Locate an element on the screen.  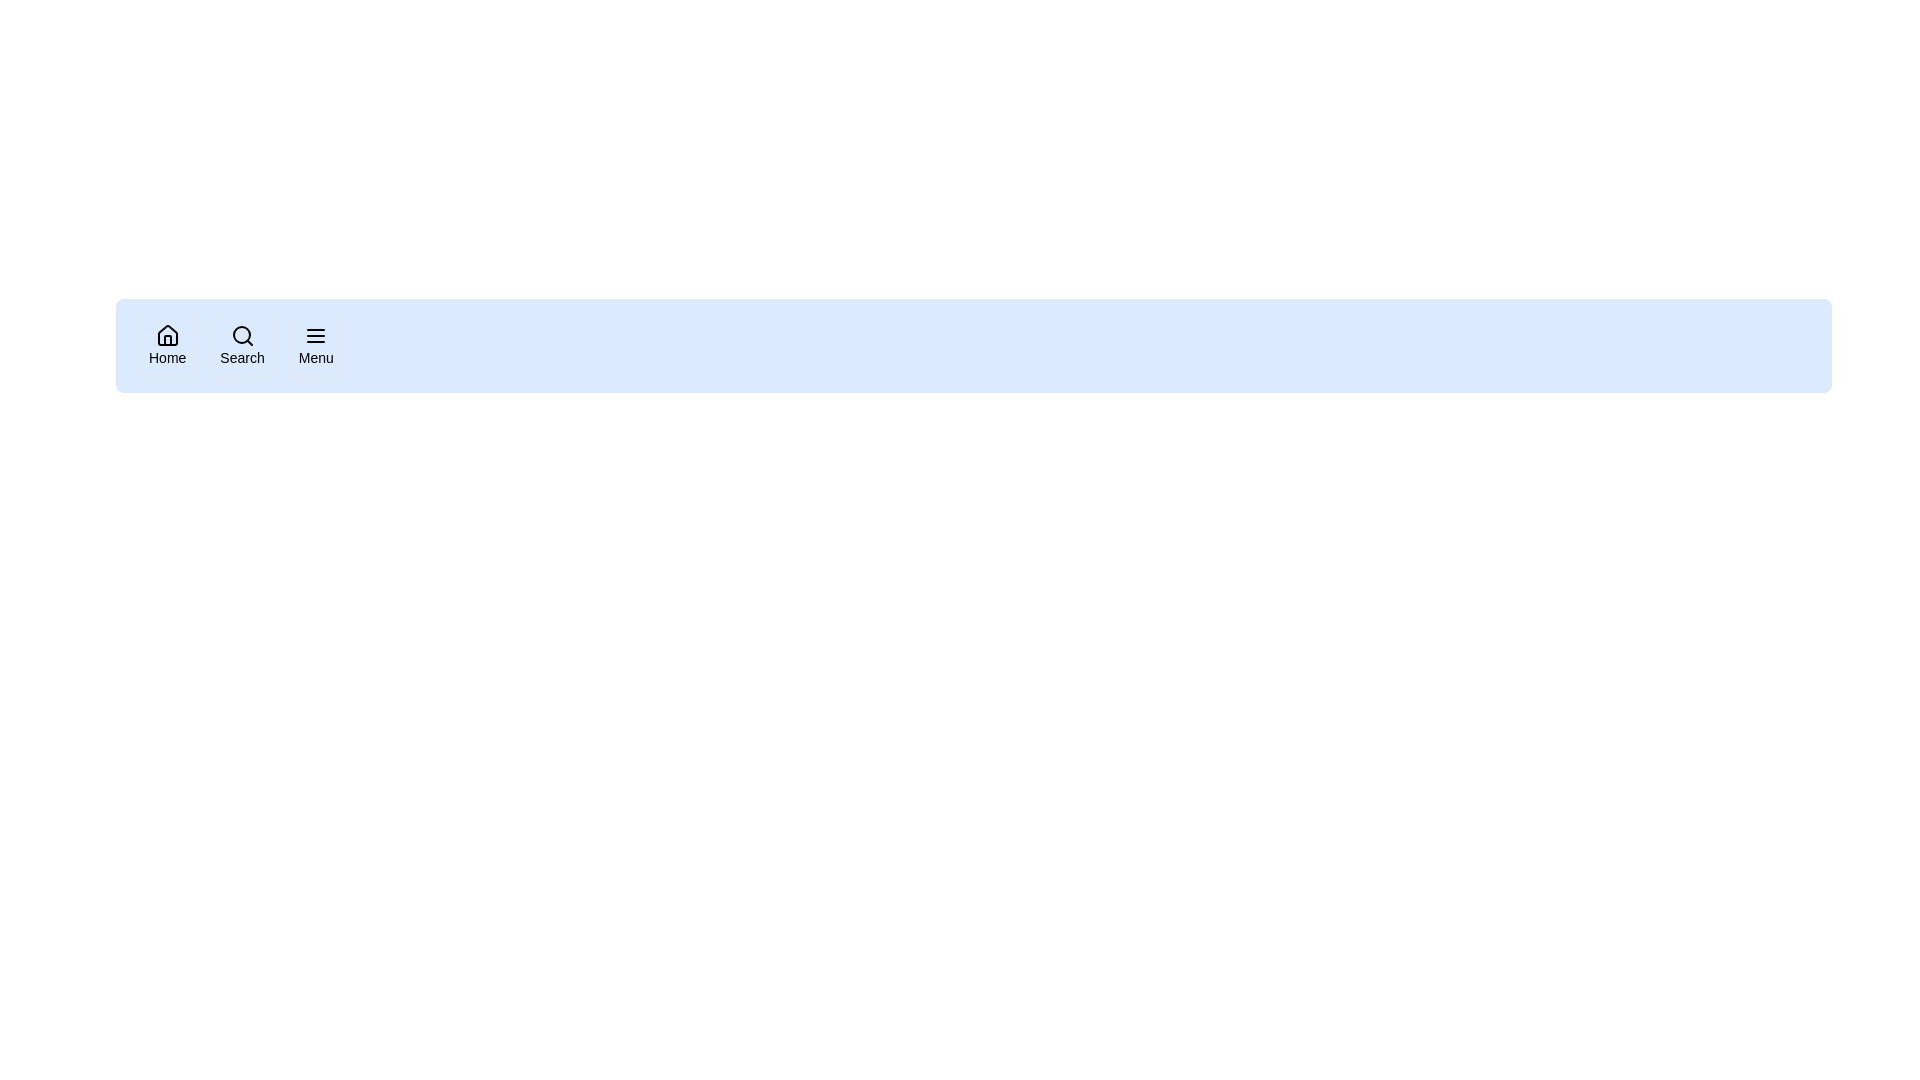
the home icon, which is a graphical outline of a house located on the leftmost side of the navigation bar is located at coordinates (167, 334).